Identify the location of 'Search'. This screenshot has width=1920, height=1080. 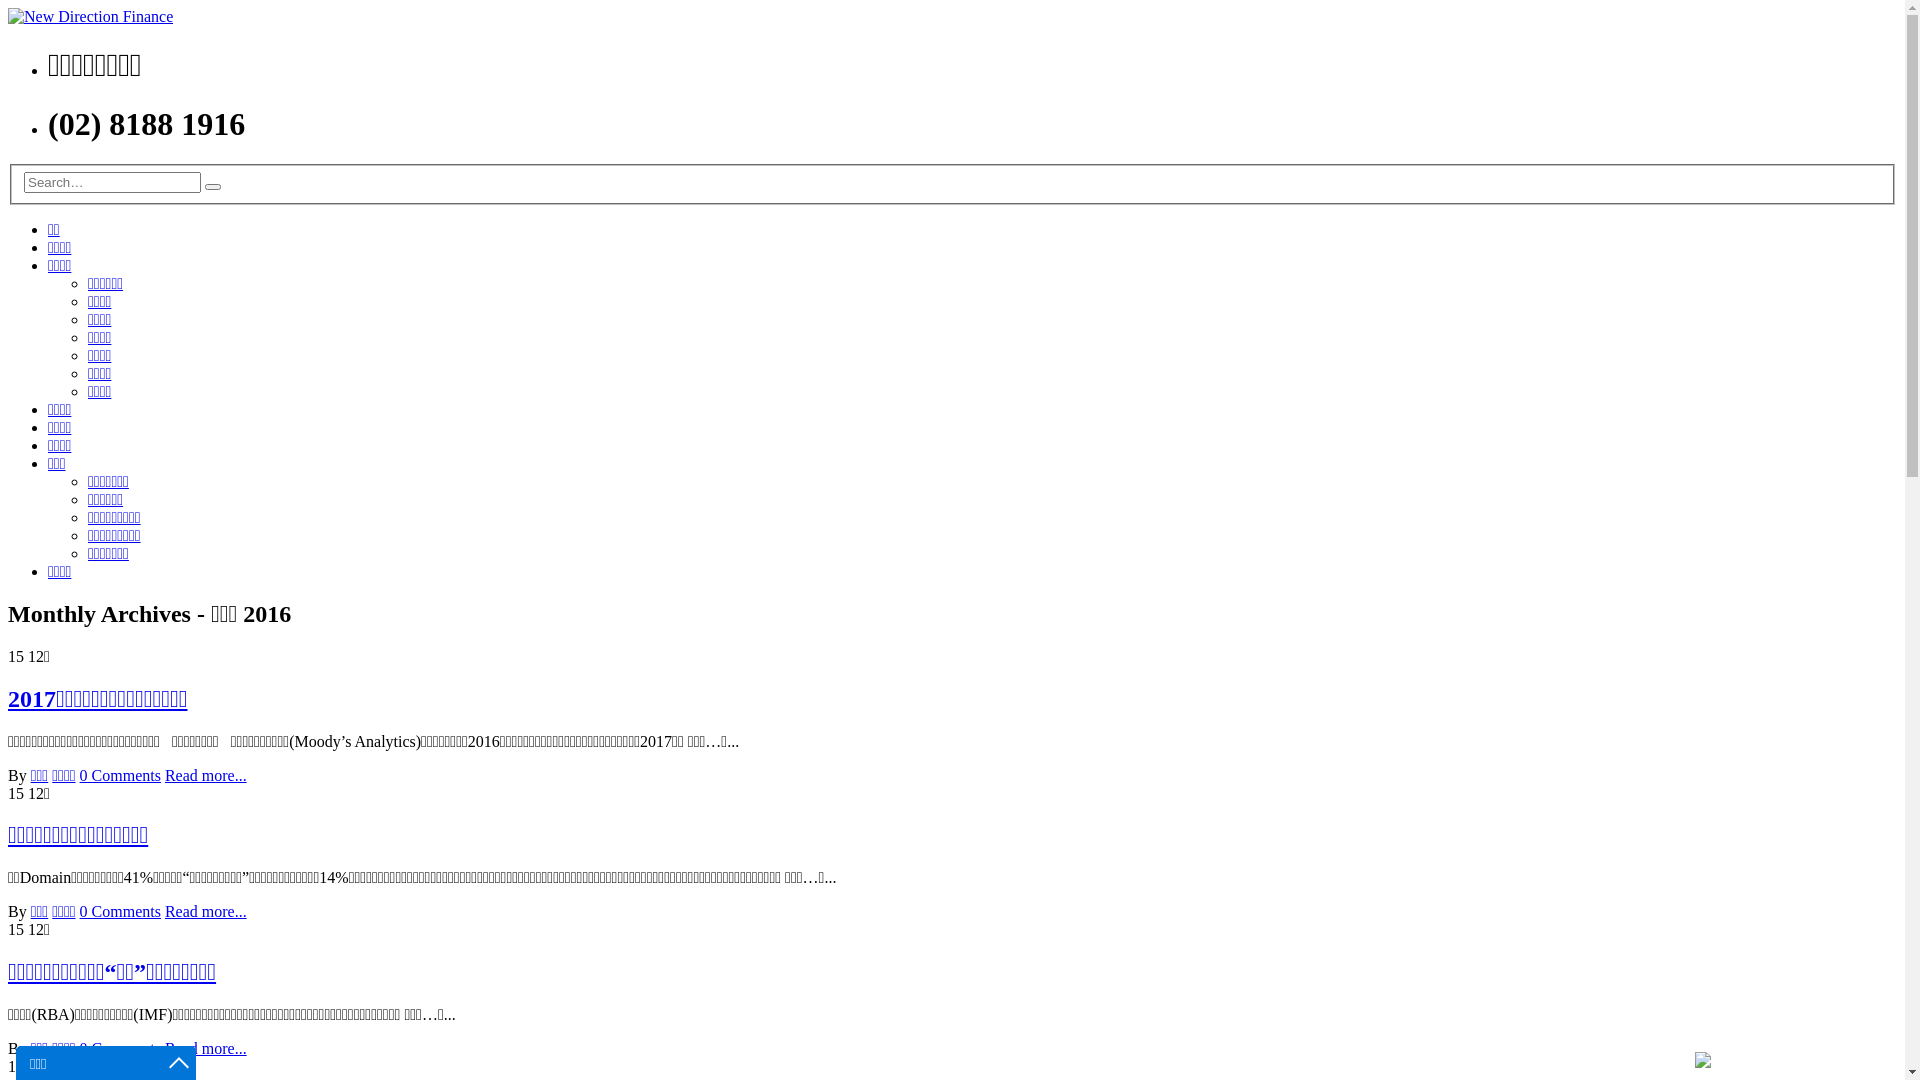
(212, 186).